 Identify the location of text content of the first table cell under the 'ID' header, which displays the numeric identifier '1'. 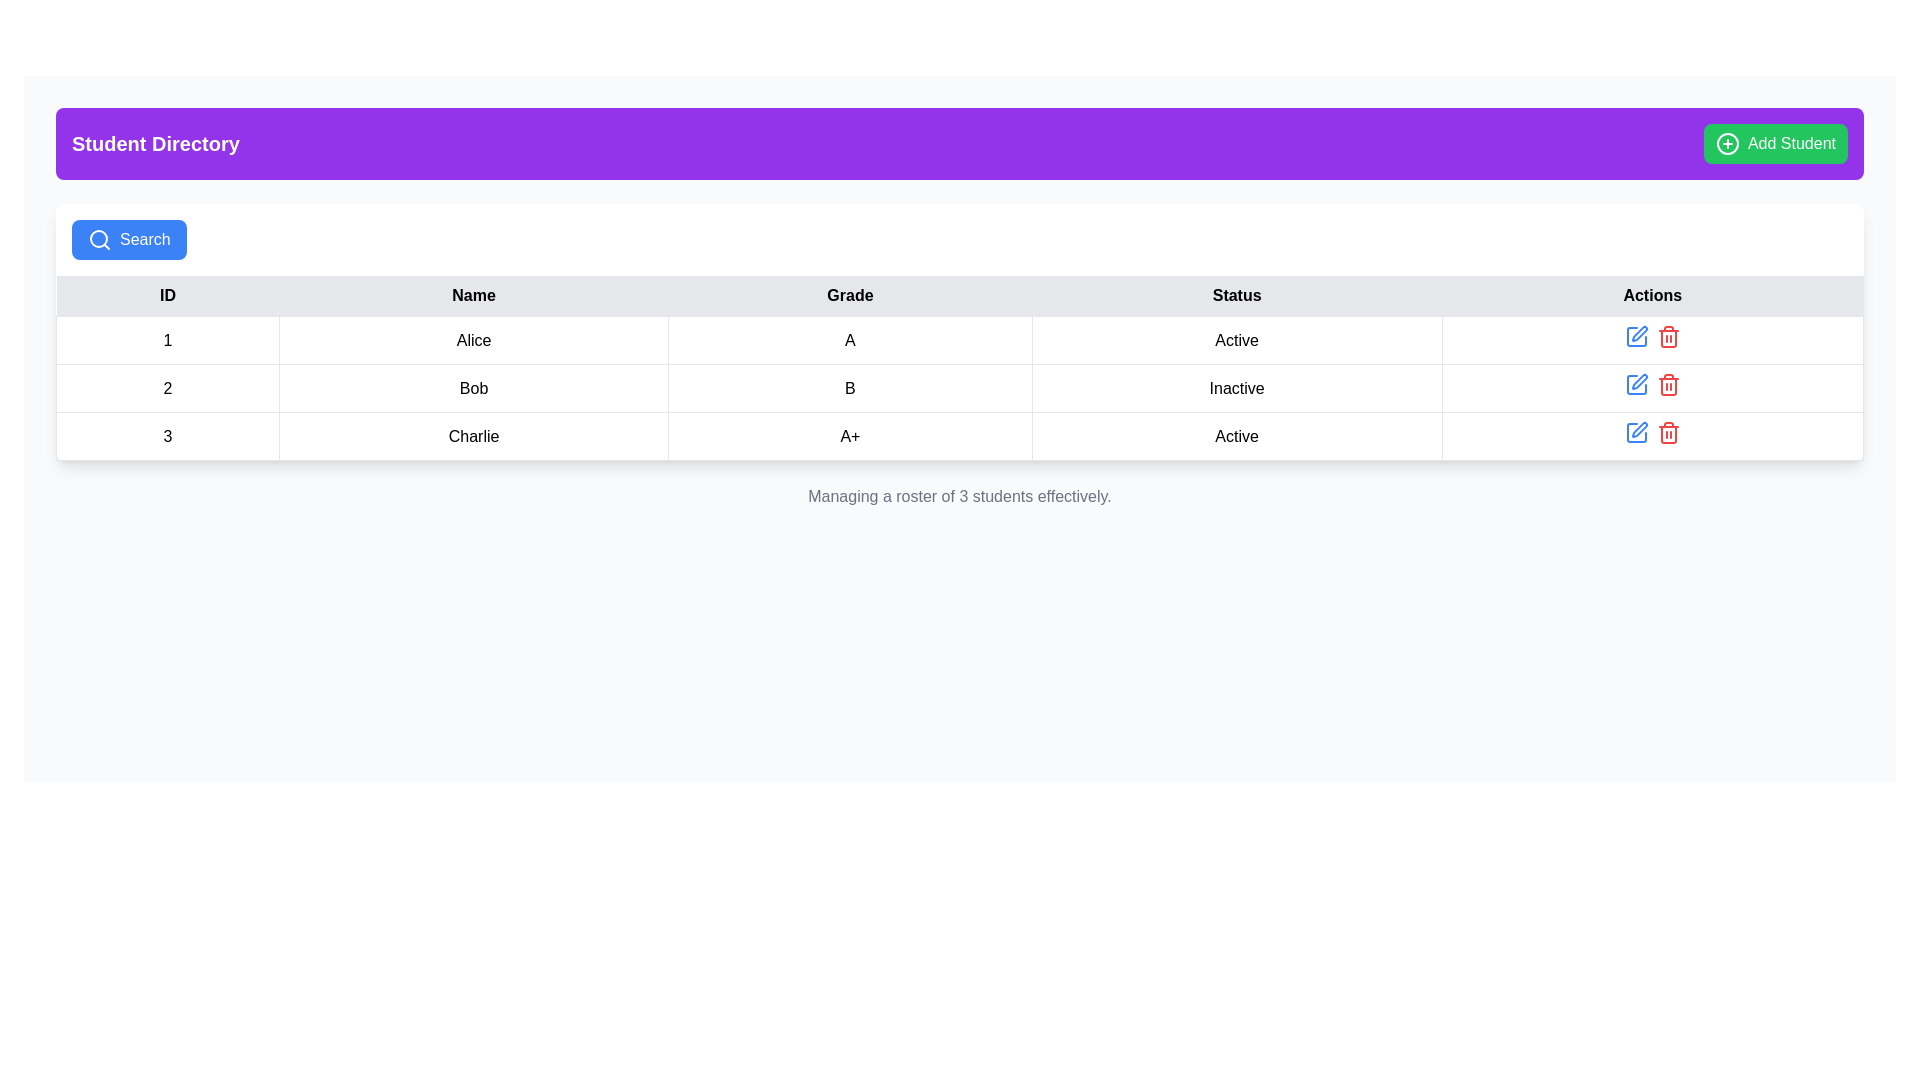
(168, 339).